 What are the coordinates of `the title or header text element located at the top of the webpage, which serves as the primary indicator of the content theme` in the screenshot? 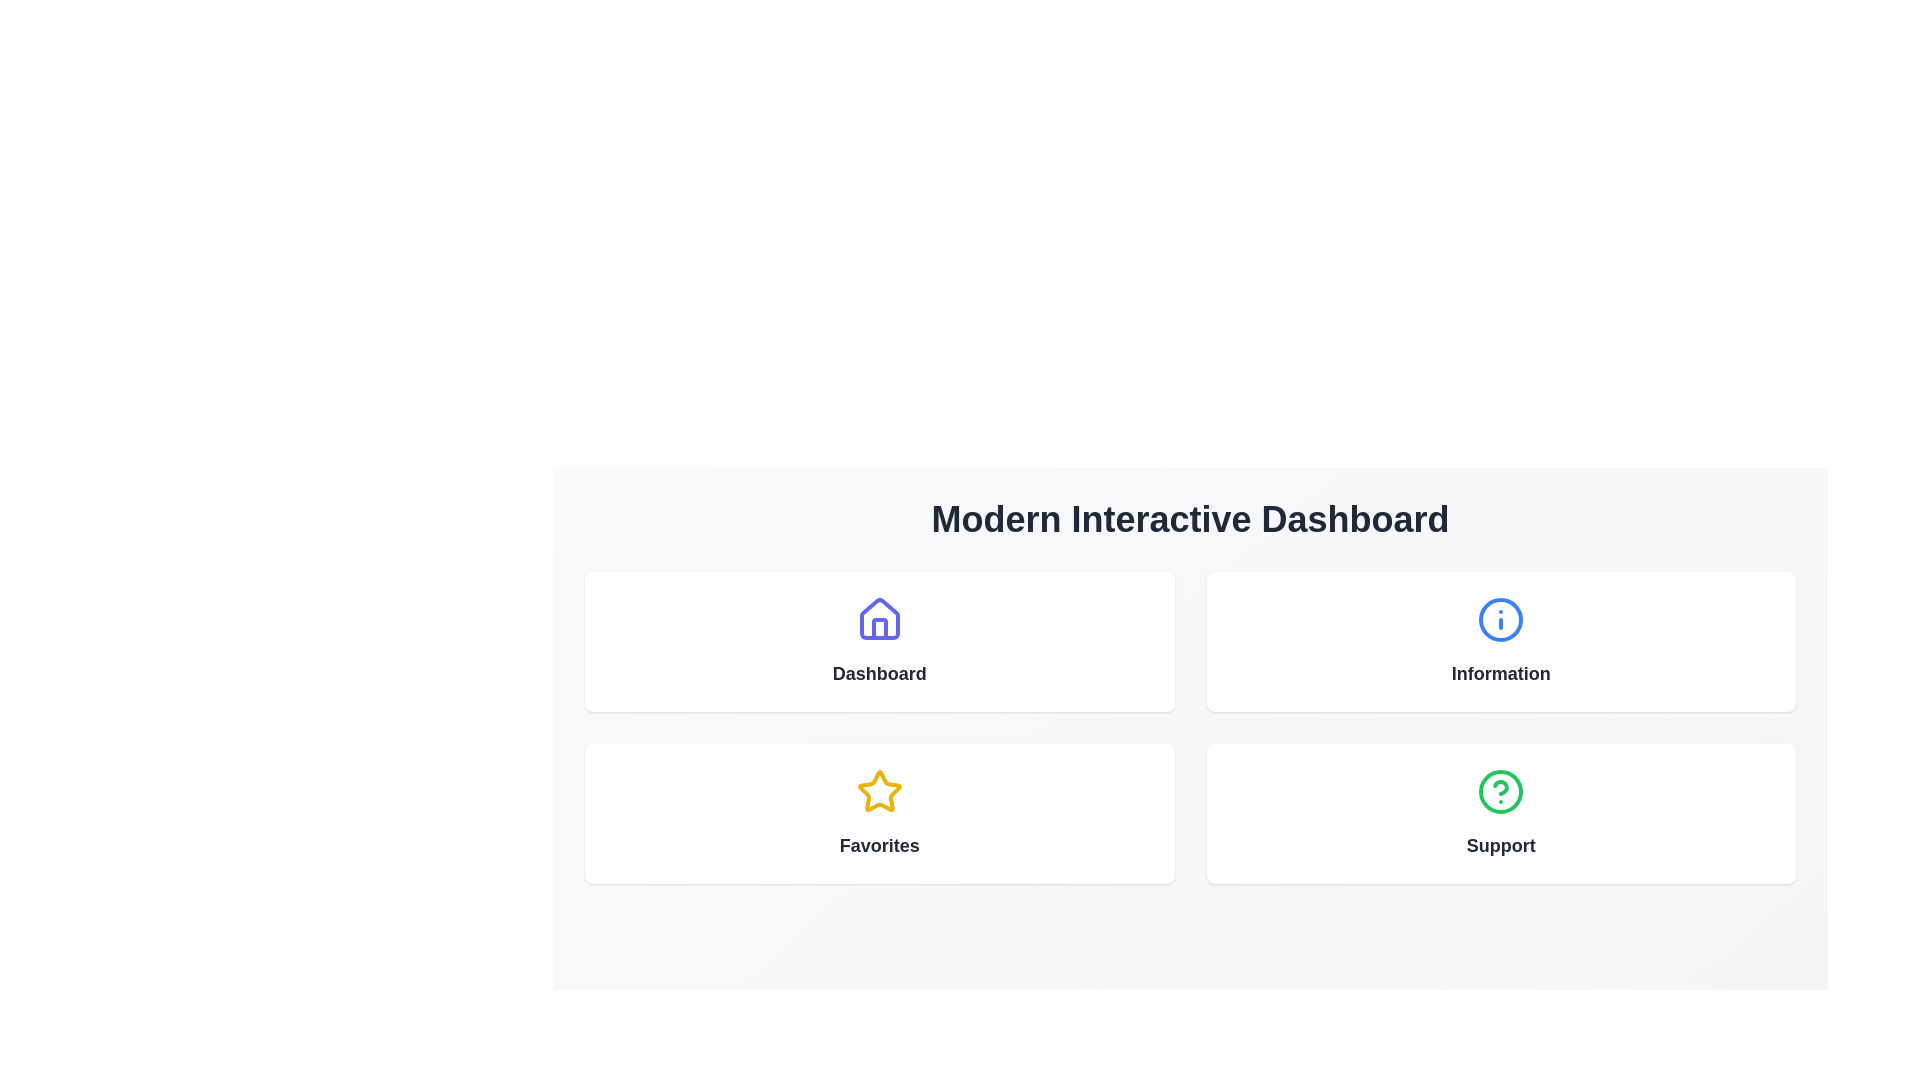 It's located at (1190, 519).